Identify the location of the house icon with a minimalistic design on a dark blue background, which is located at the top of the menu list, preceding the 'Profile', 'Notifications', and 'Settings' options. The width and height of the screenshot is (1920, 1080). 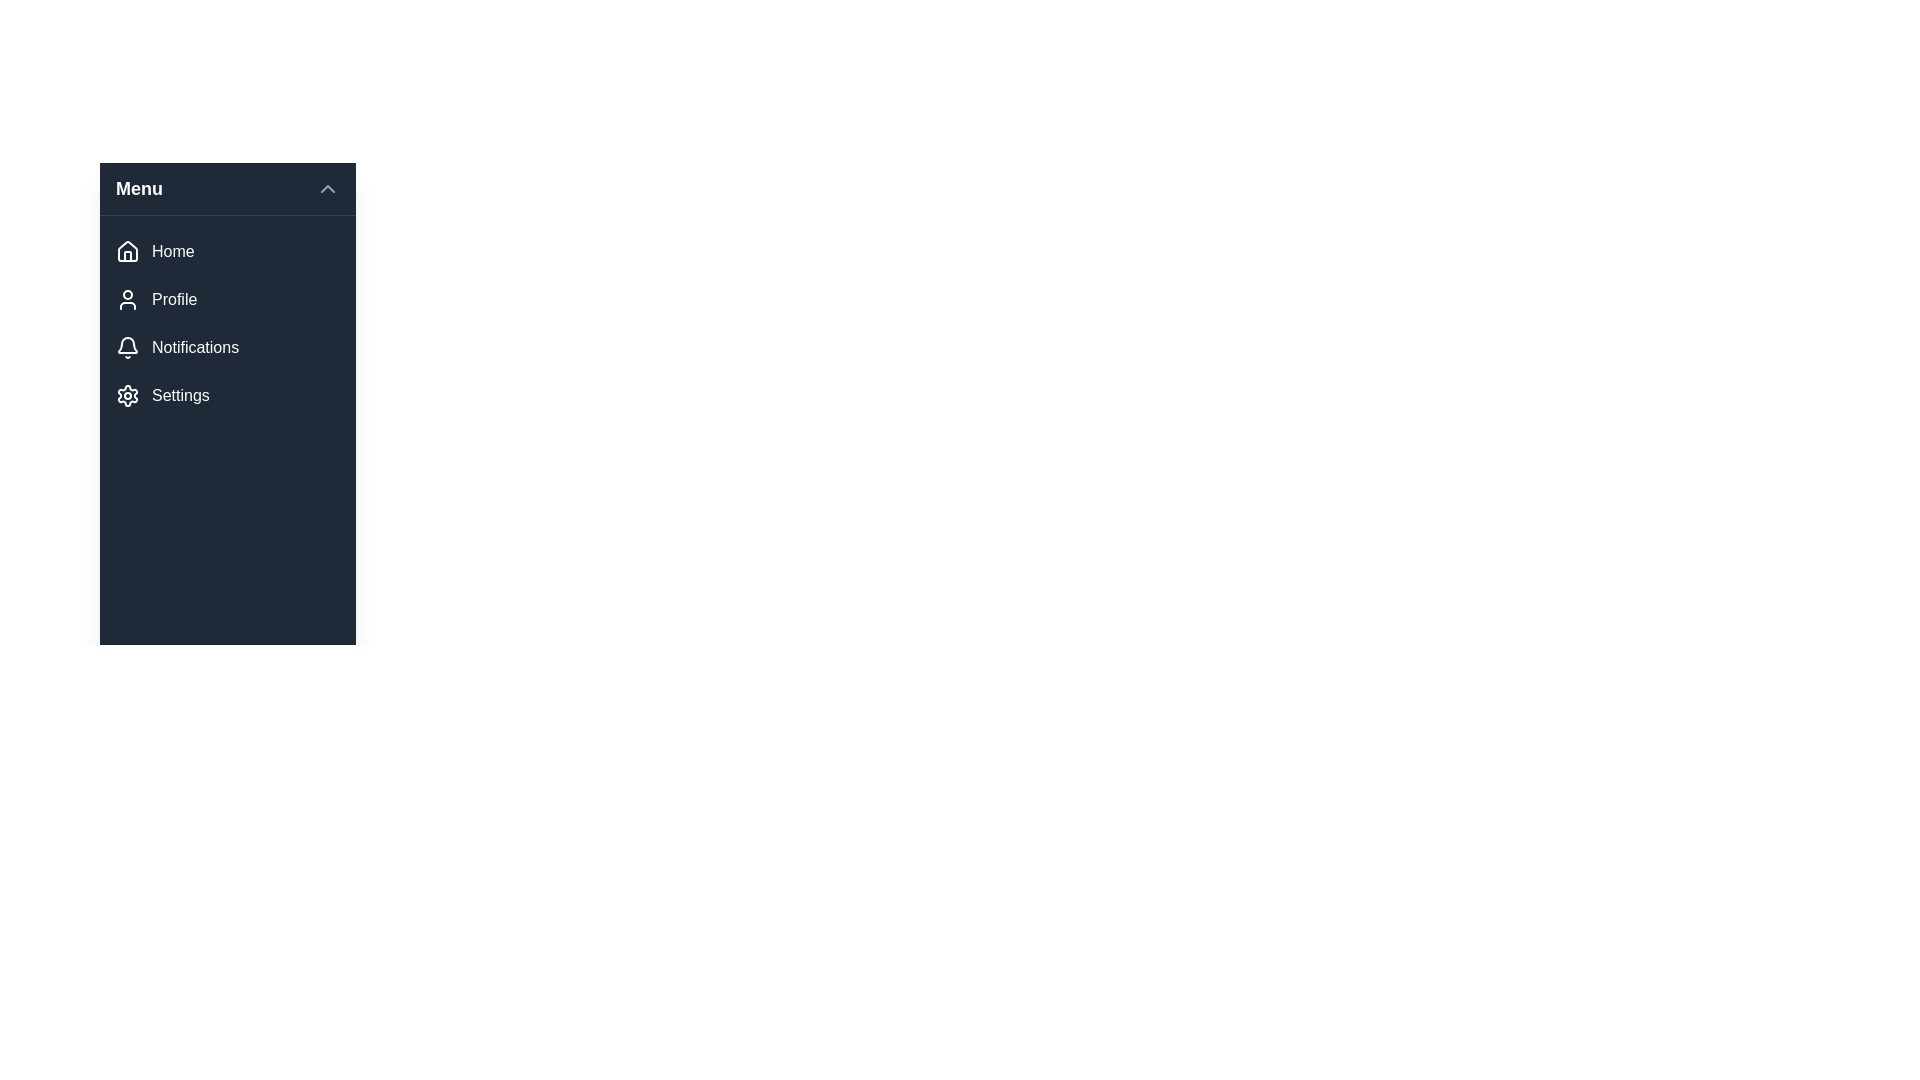
(127, 250).